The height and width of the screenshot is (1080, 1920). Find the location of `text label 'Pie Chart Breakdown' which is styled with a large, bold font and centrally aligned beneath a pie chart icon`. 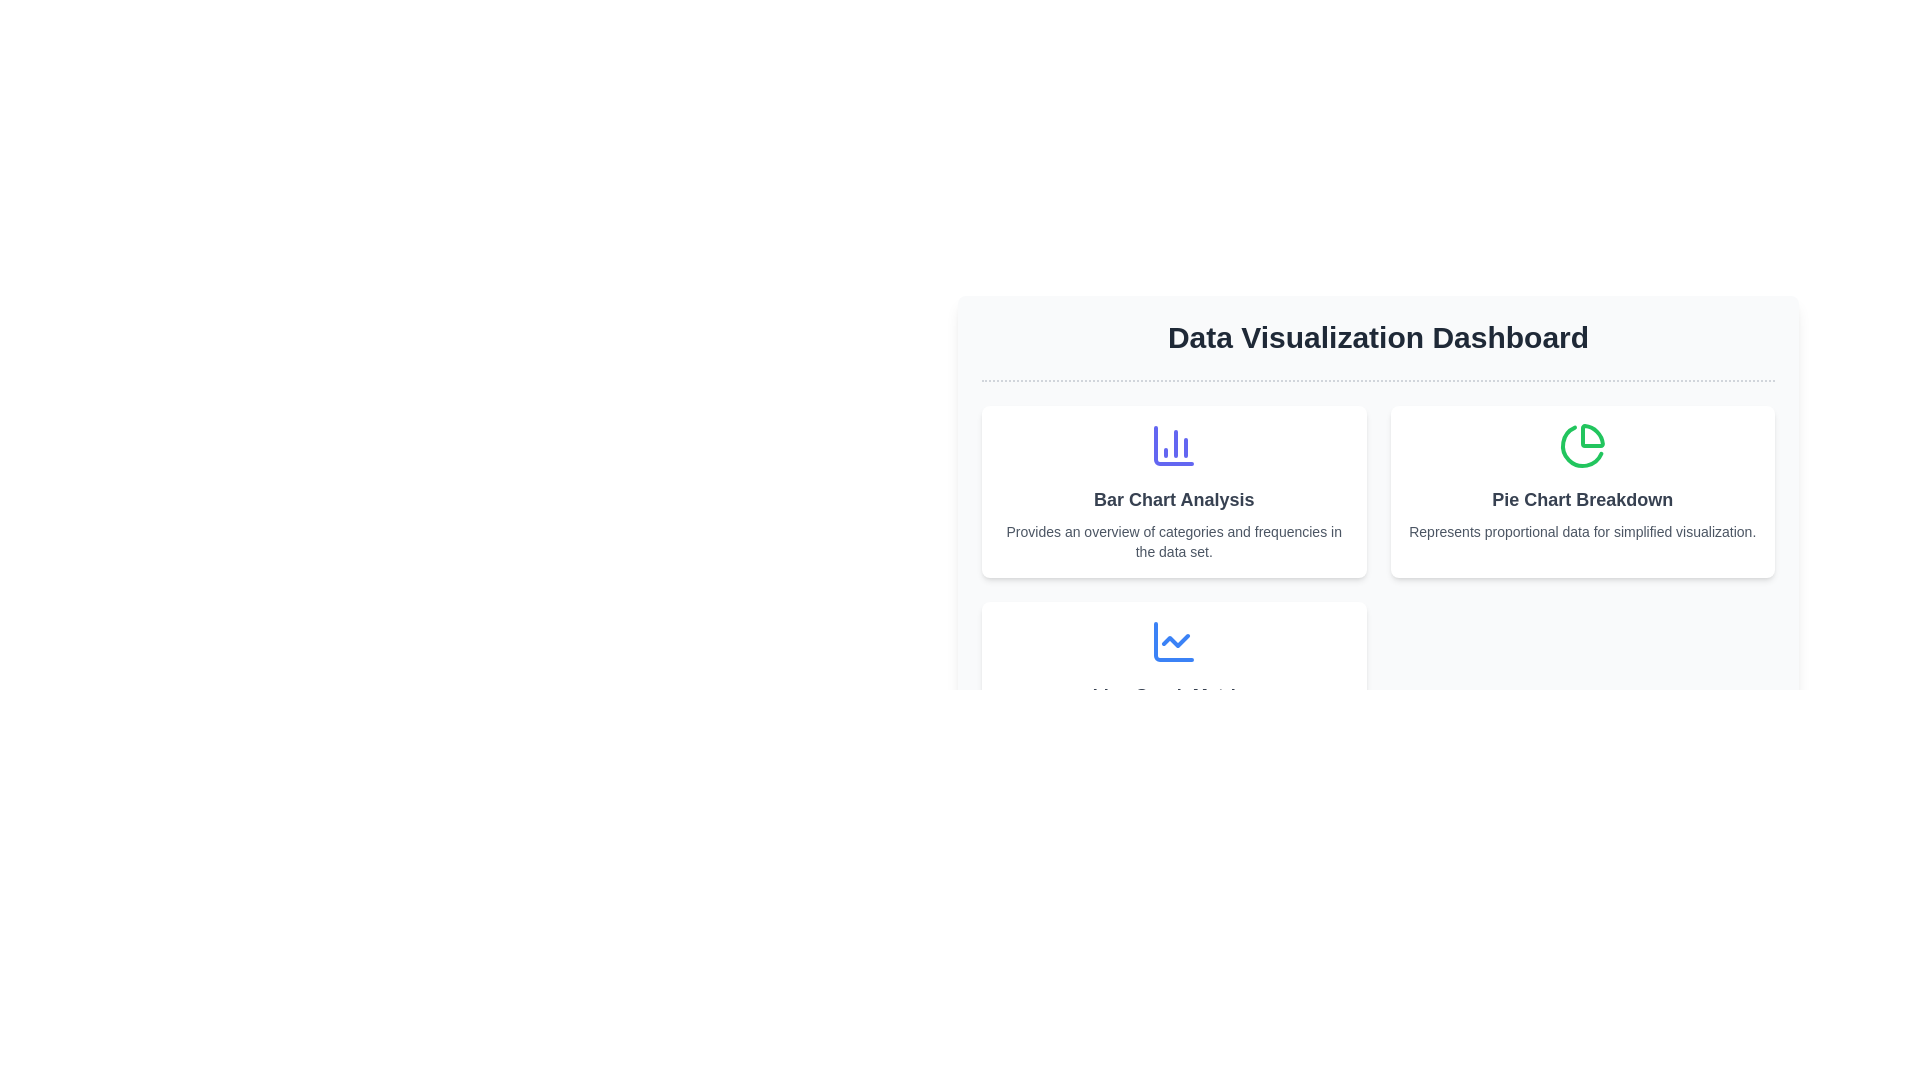

text label 'Pie Chart Breakdown' which is styled with a large, bold font and centrally aligned beneath a pie chart icon is located at coordinates (1581, 499).